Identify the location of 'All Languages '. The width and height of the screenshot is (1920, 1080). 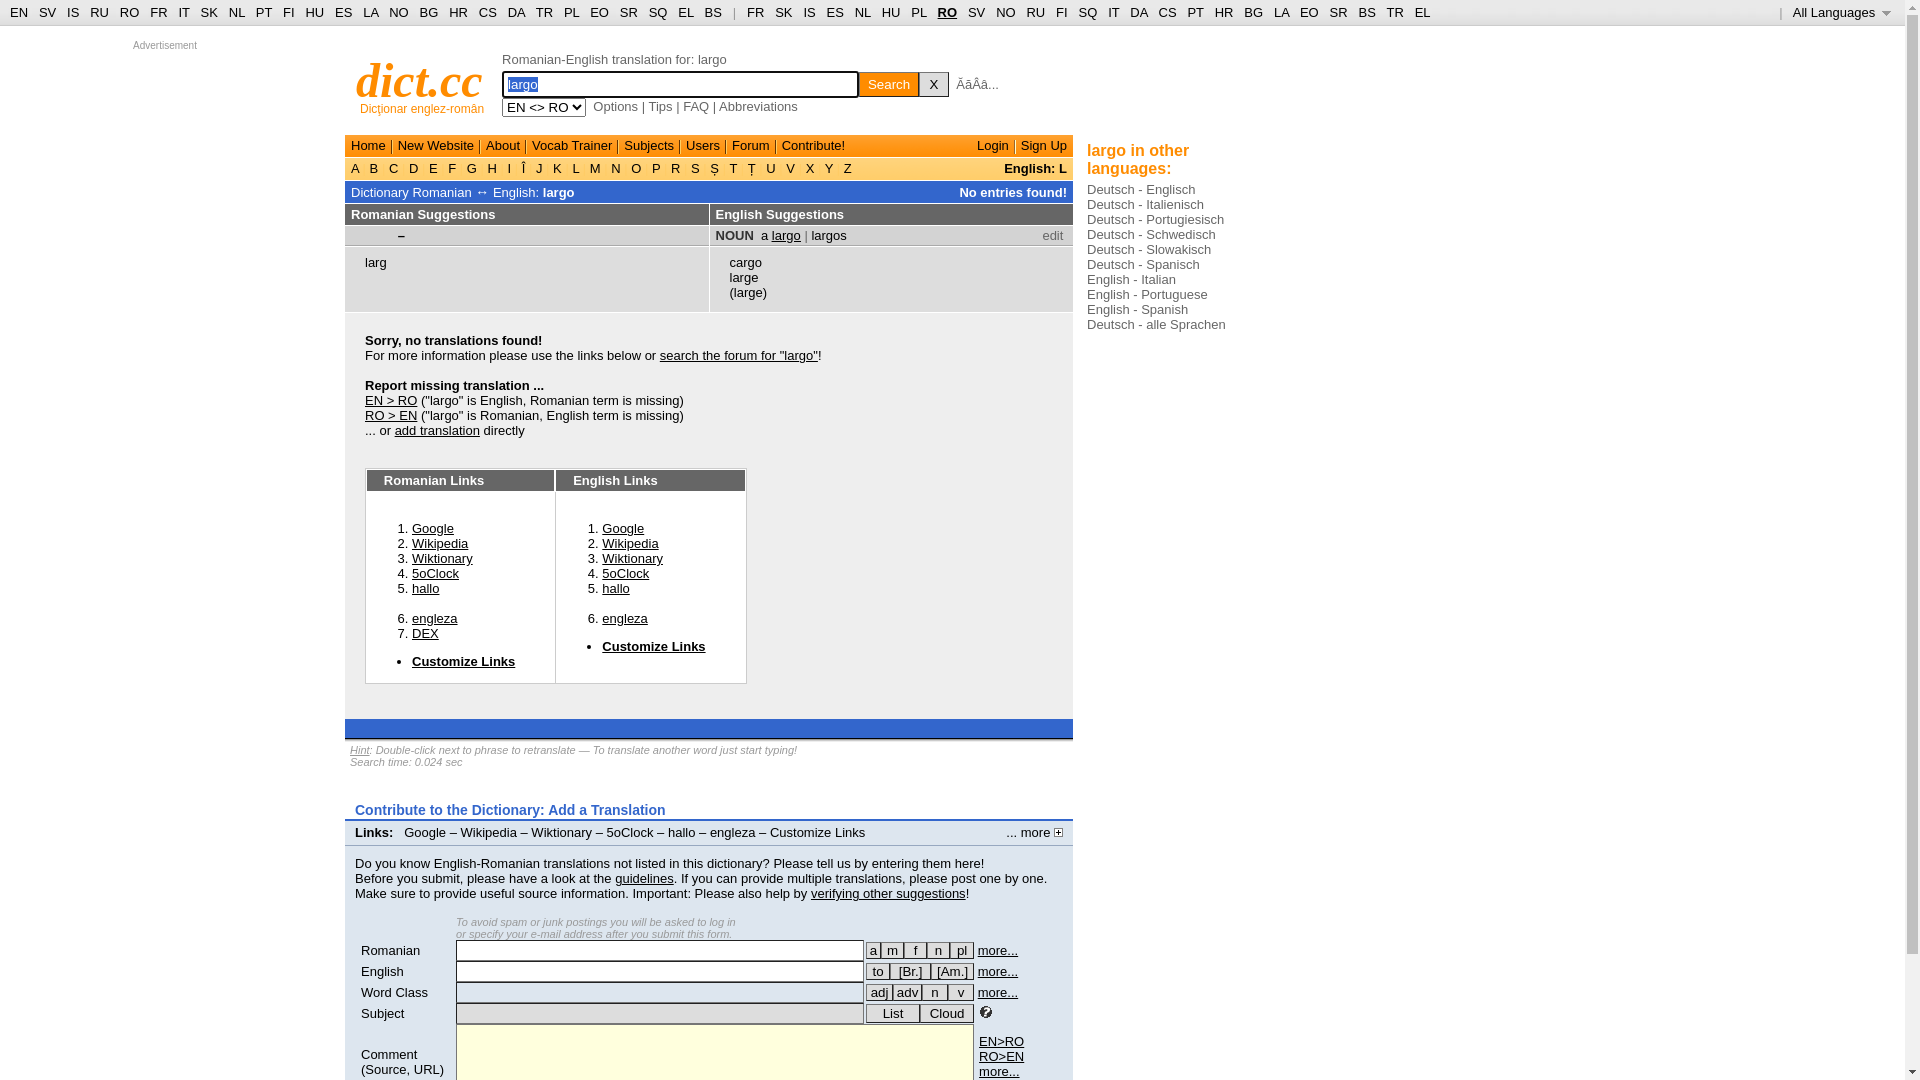
(1841, 12).